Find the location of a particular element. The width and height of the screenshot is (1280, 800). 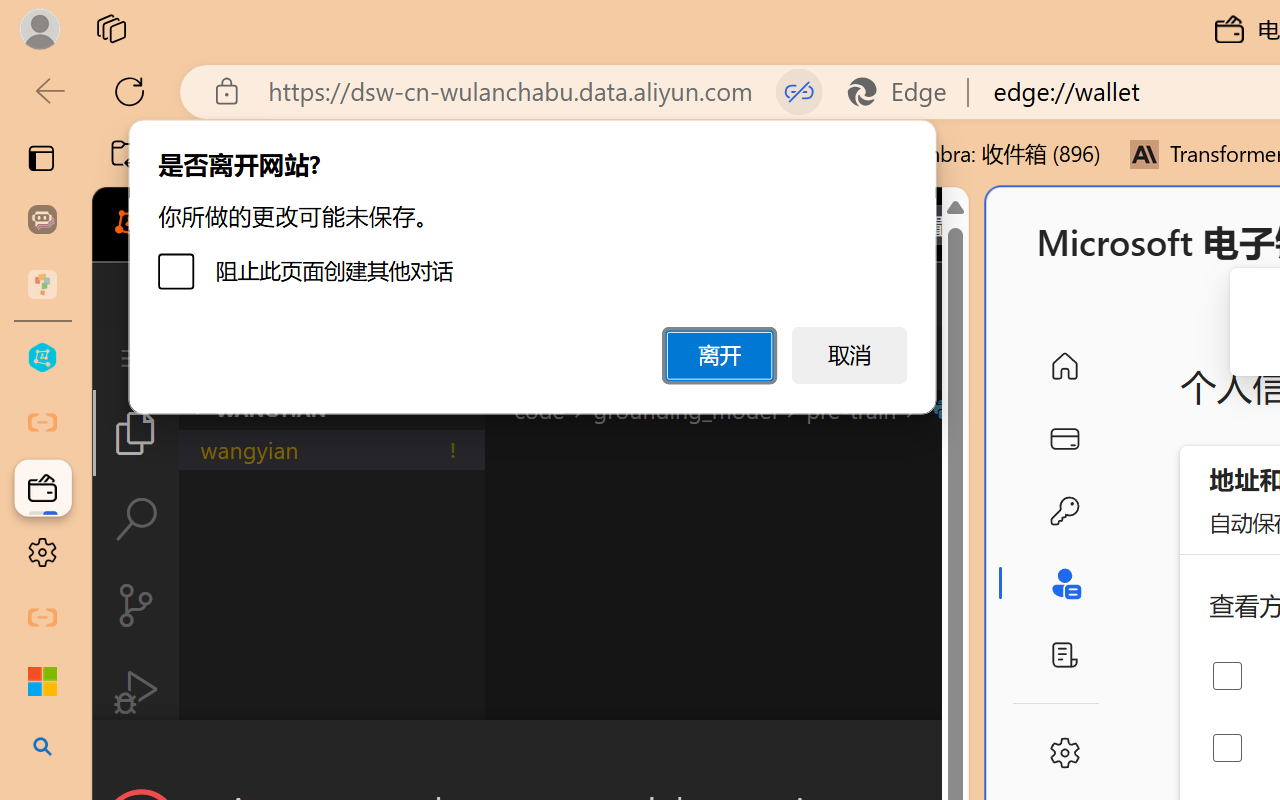

'Run and Debug (Ctrl+Shift+D)' is located at coordinates (134, 692).